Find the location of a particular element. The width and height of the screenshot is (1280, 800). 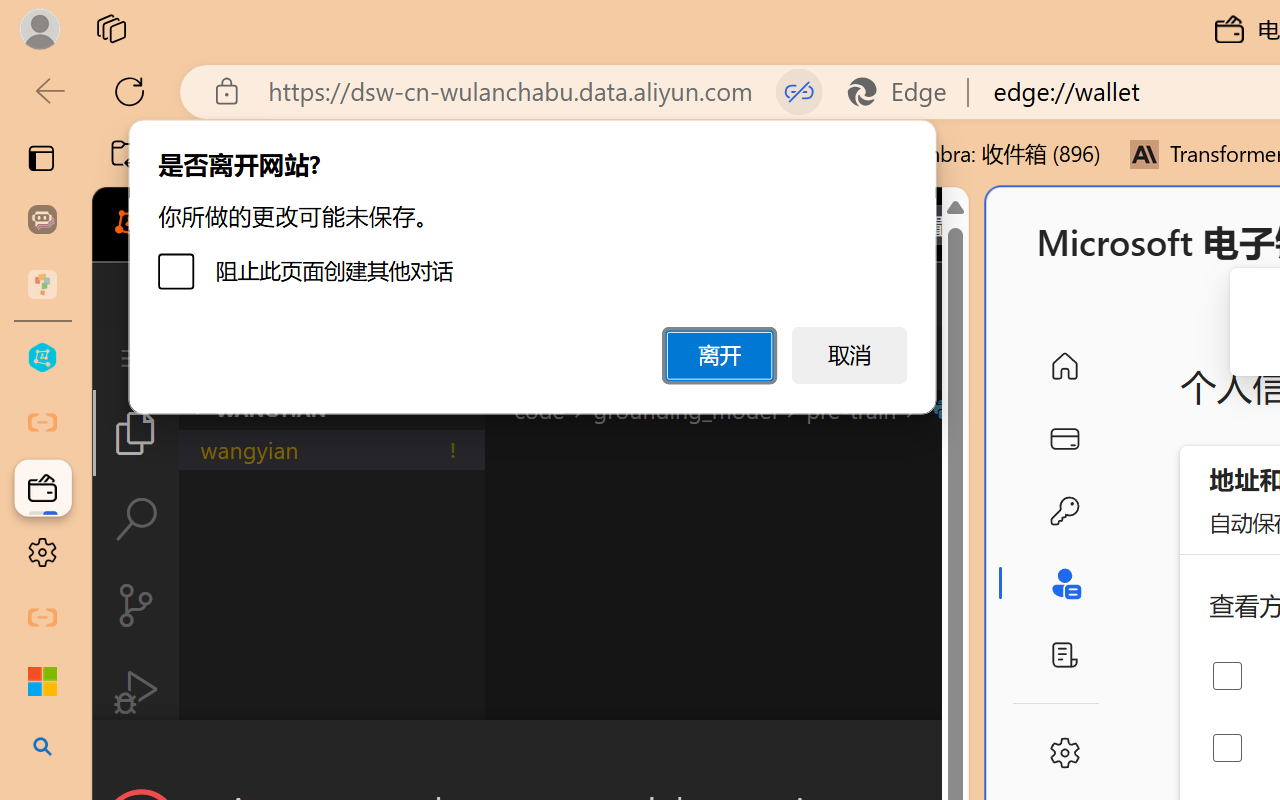

'Run and Debug (Ctrl+Shift+D)' is located at coordinates (134, 692).